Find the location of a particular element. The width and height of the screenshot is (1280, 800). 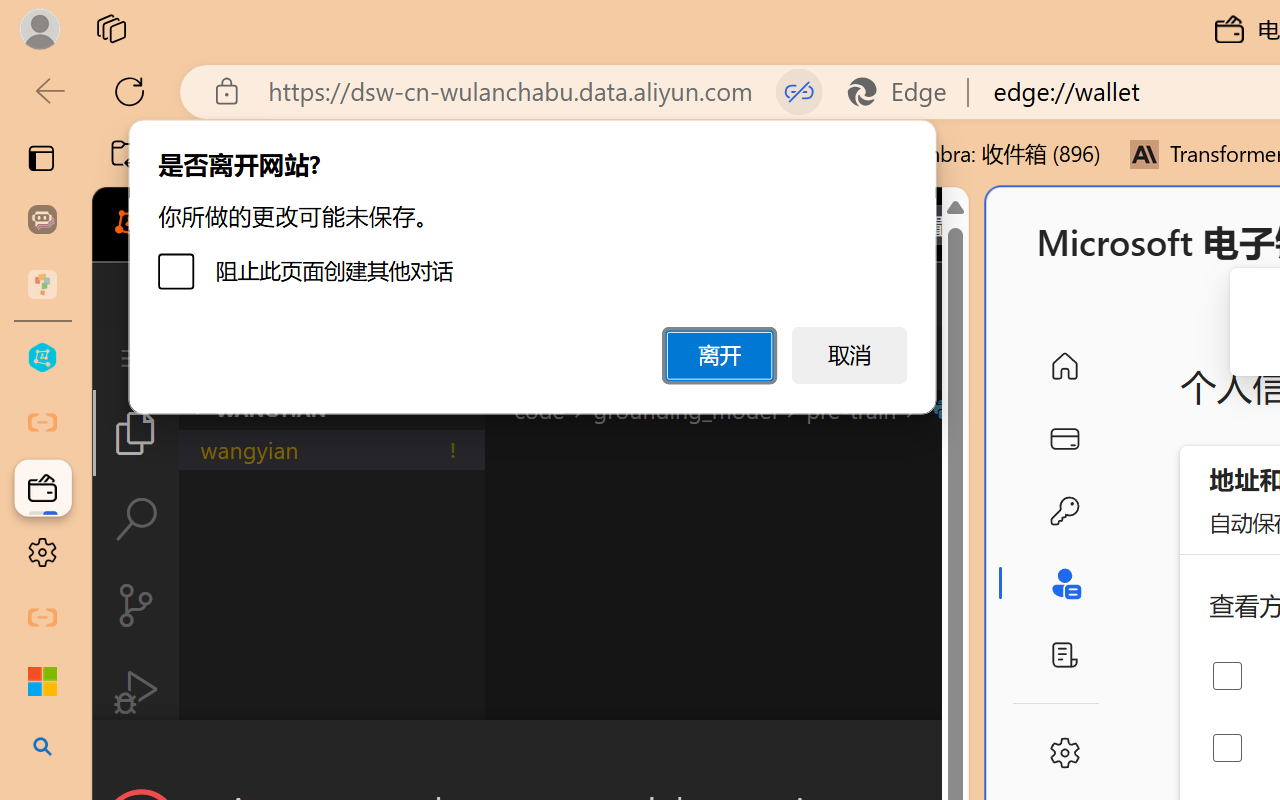

'Run and Debug (Ctrl+Shift+D)' is located at coordinates (134, 692).